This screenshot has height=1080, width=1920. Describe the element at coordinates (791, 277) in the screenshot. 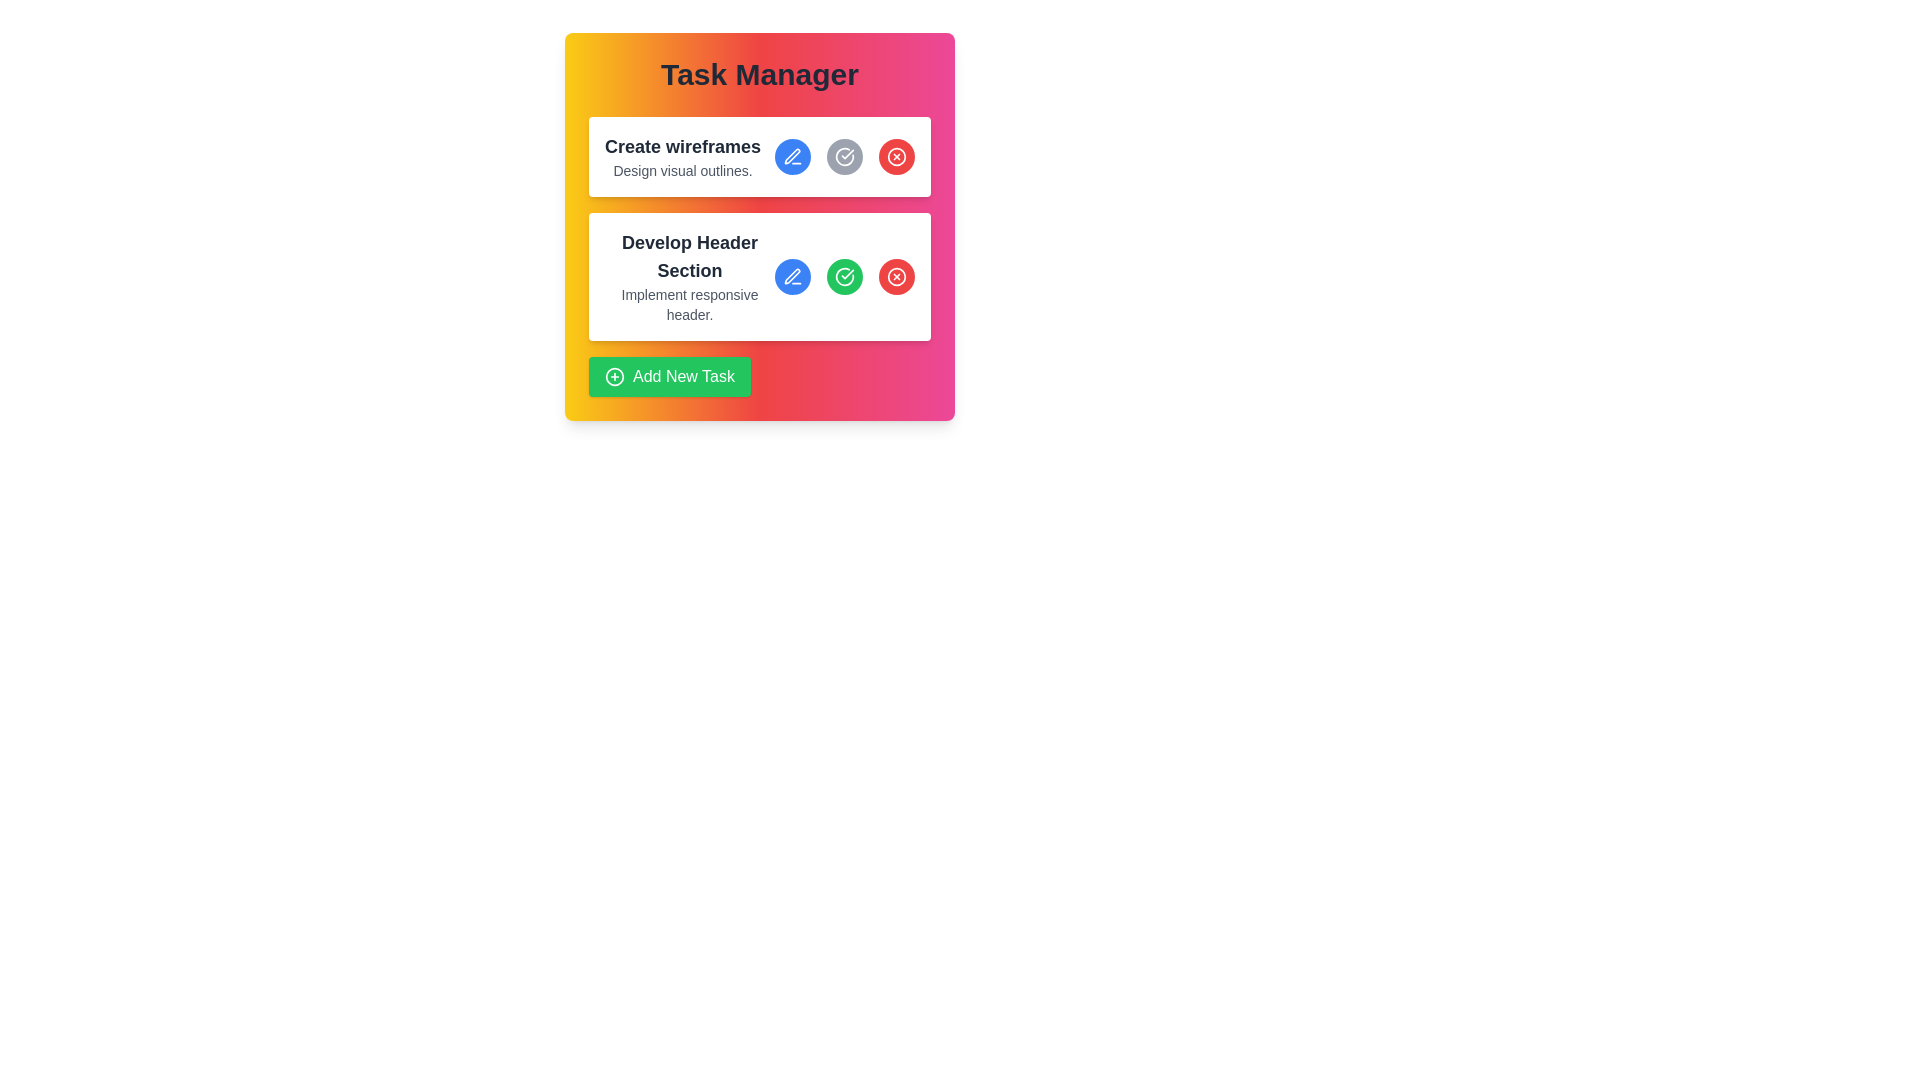

I see `the pen icon button with a blue circular background located in the second task card titled 'Develop Header Section' to initiate editing the task` at that location.